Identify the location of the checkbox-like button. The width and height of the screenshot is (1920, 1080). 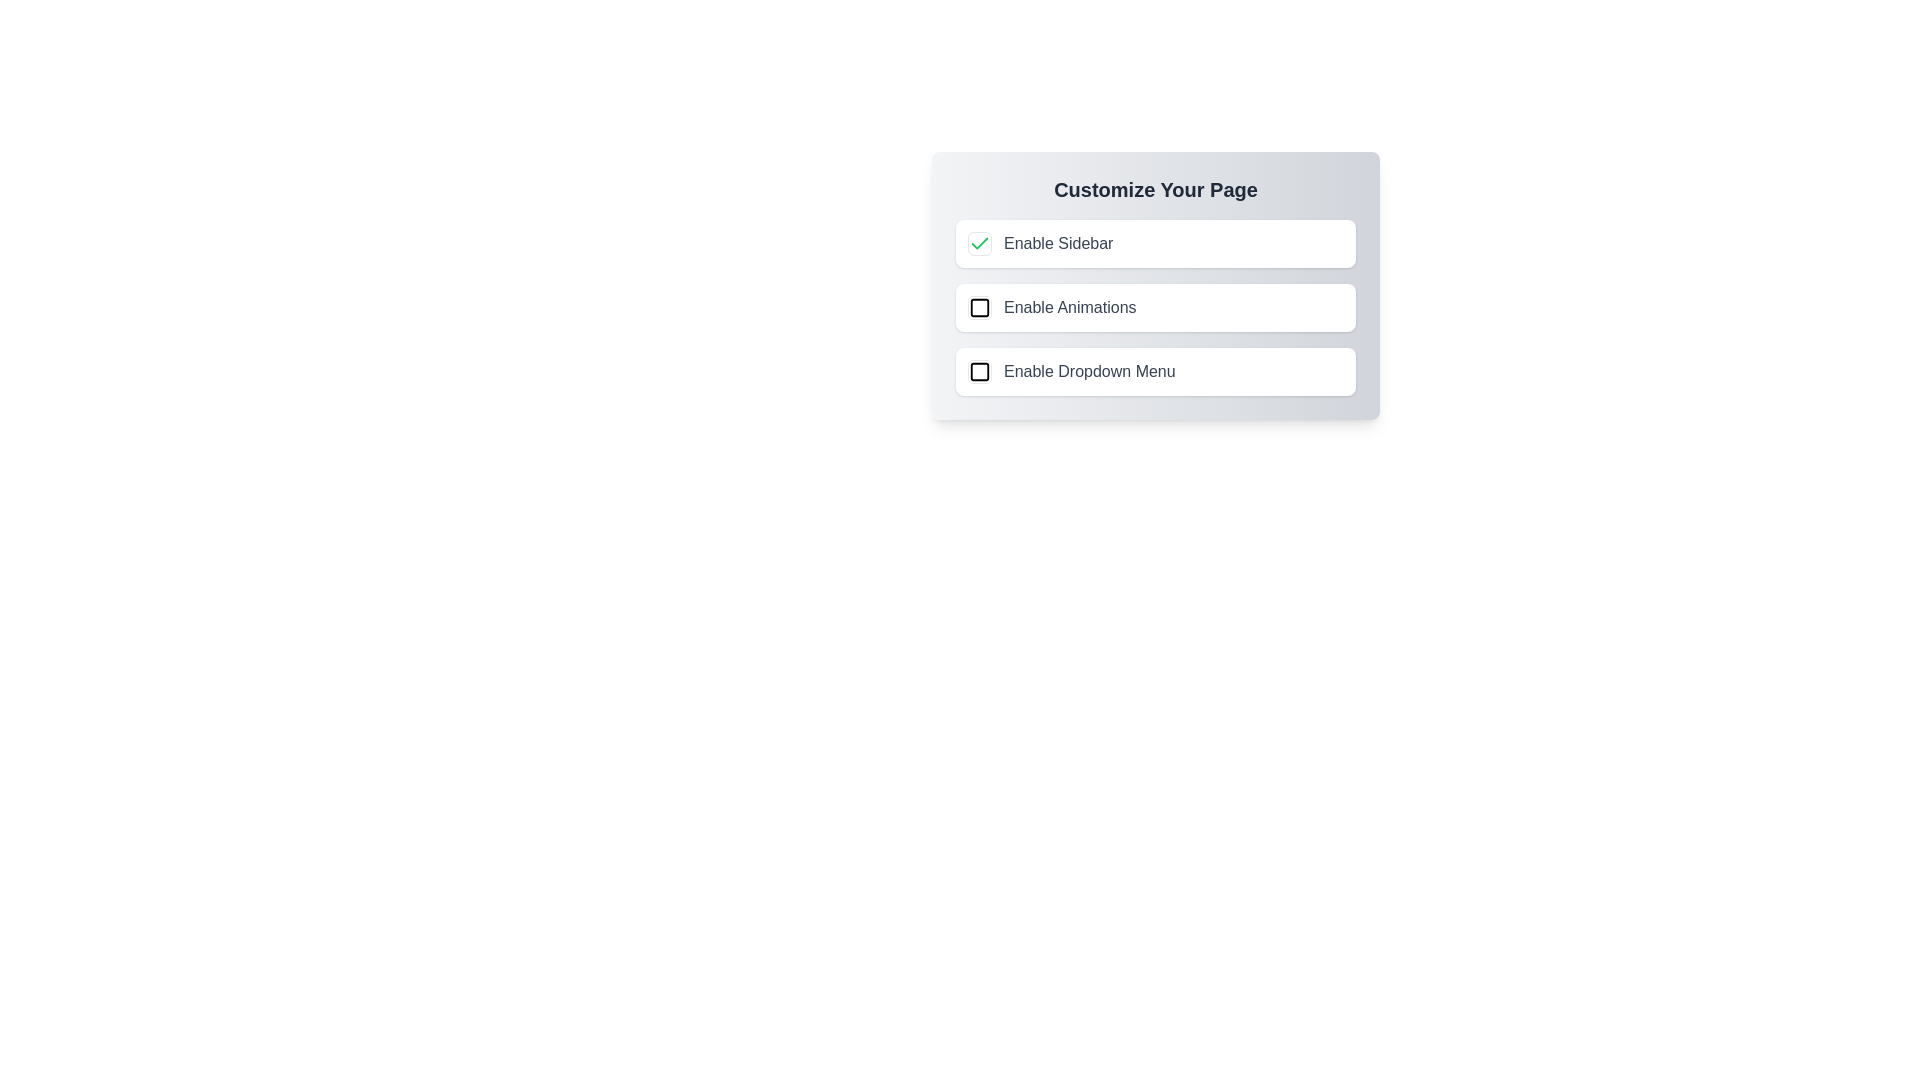
(979, 242).